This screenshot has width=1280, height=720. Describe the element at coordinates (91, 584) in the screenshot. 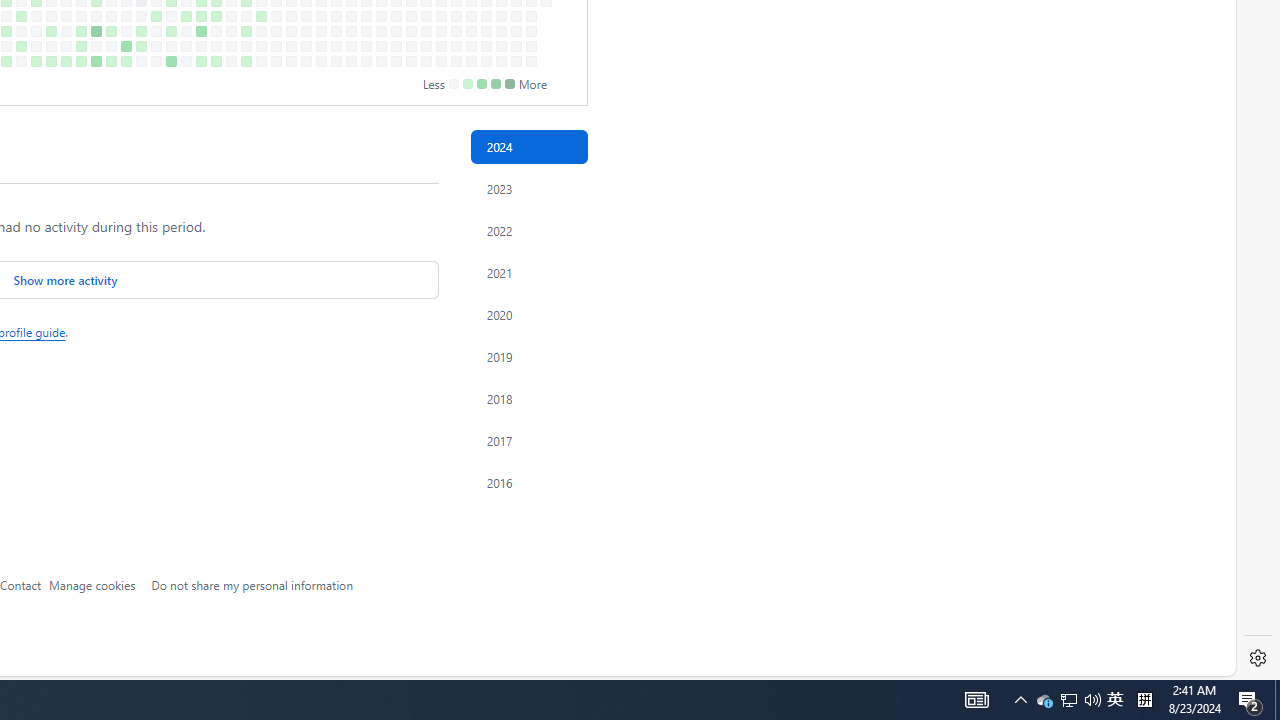

I see `'Manage cookies'` at that location.